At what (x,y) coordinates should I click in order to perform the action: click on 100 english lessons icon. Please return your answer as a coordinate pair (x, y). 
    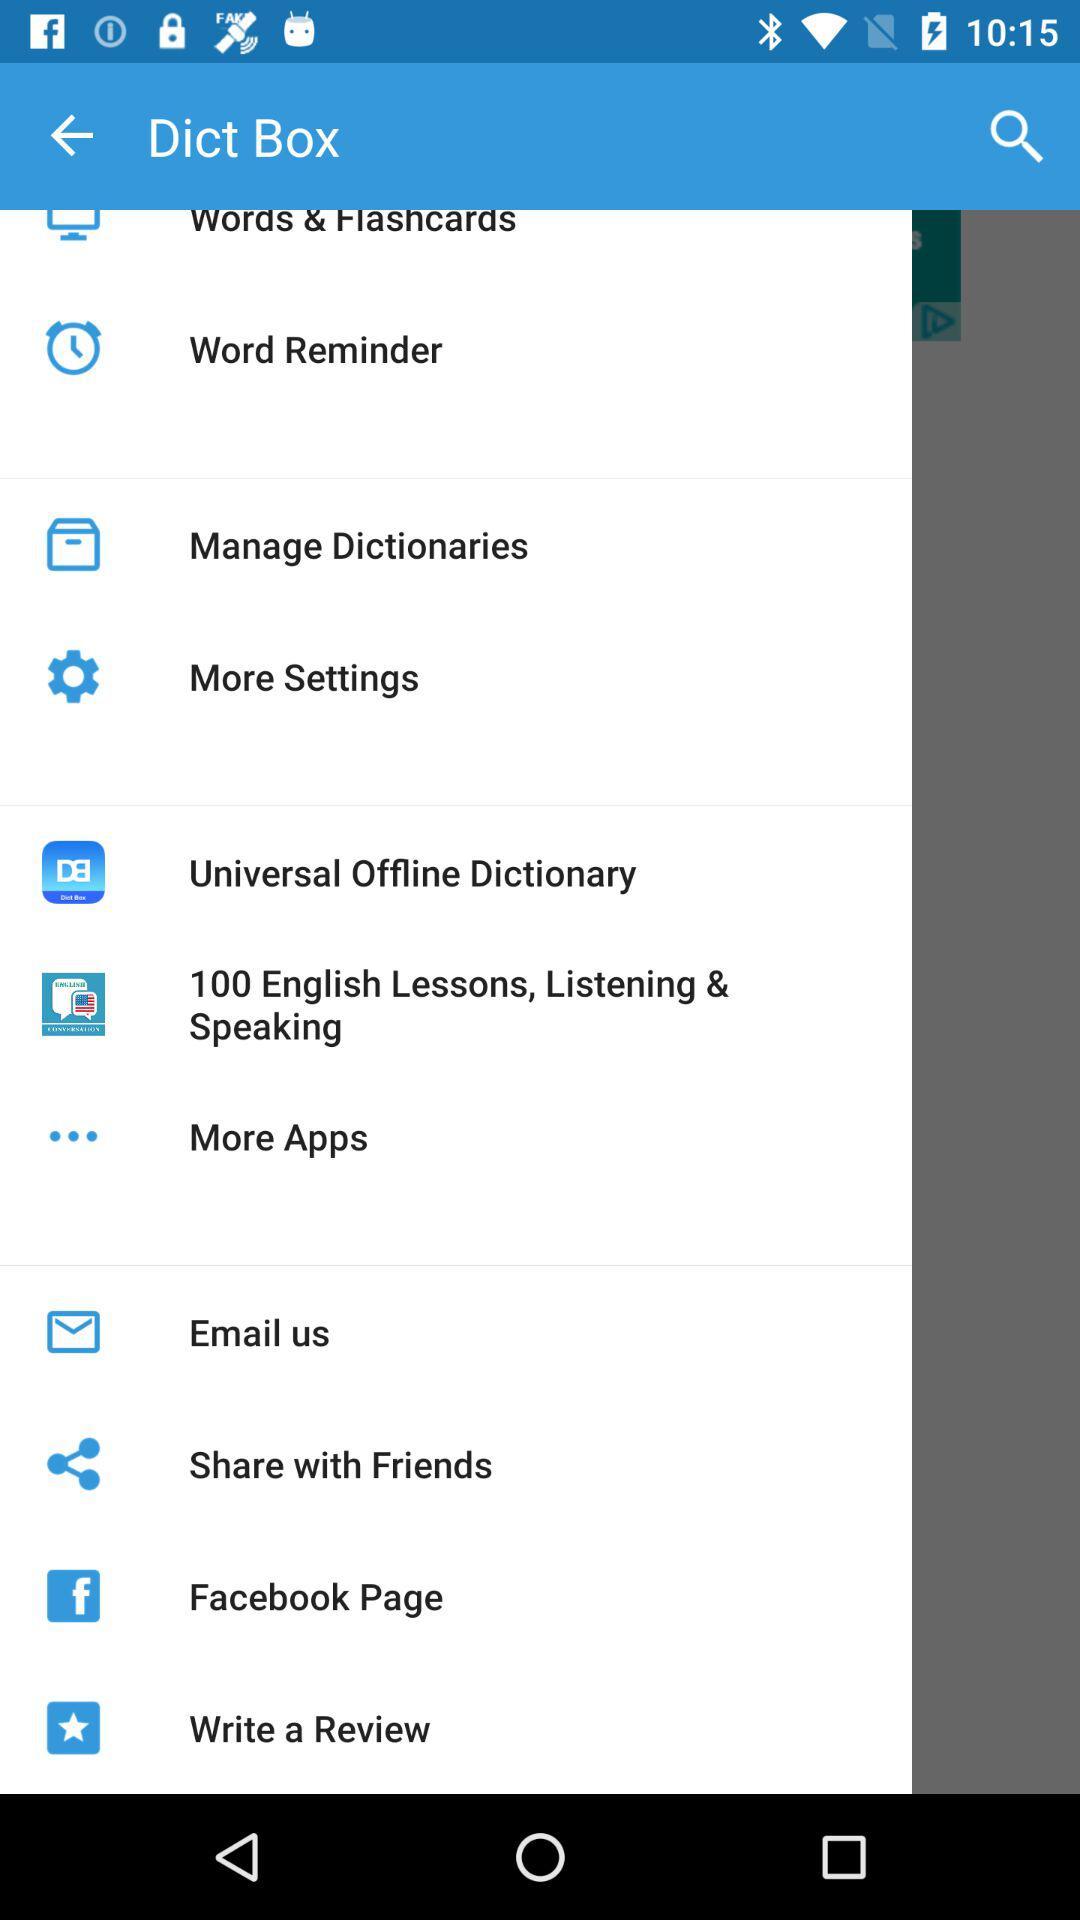
    Looking at the image, I should click on (528, 1004).